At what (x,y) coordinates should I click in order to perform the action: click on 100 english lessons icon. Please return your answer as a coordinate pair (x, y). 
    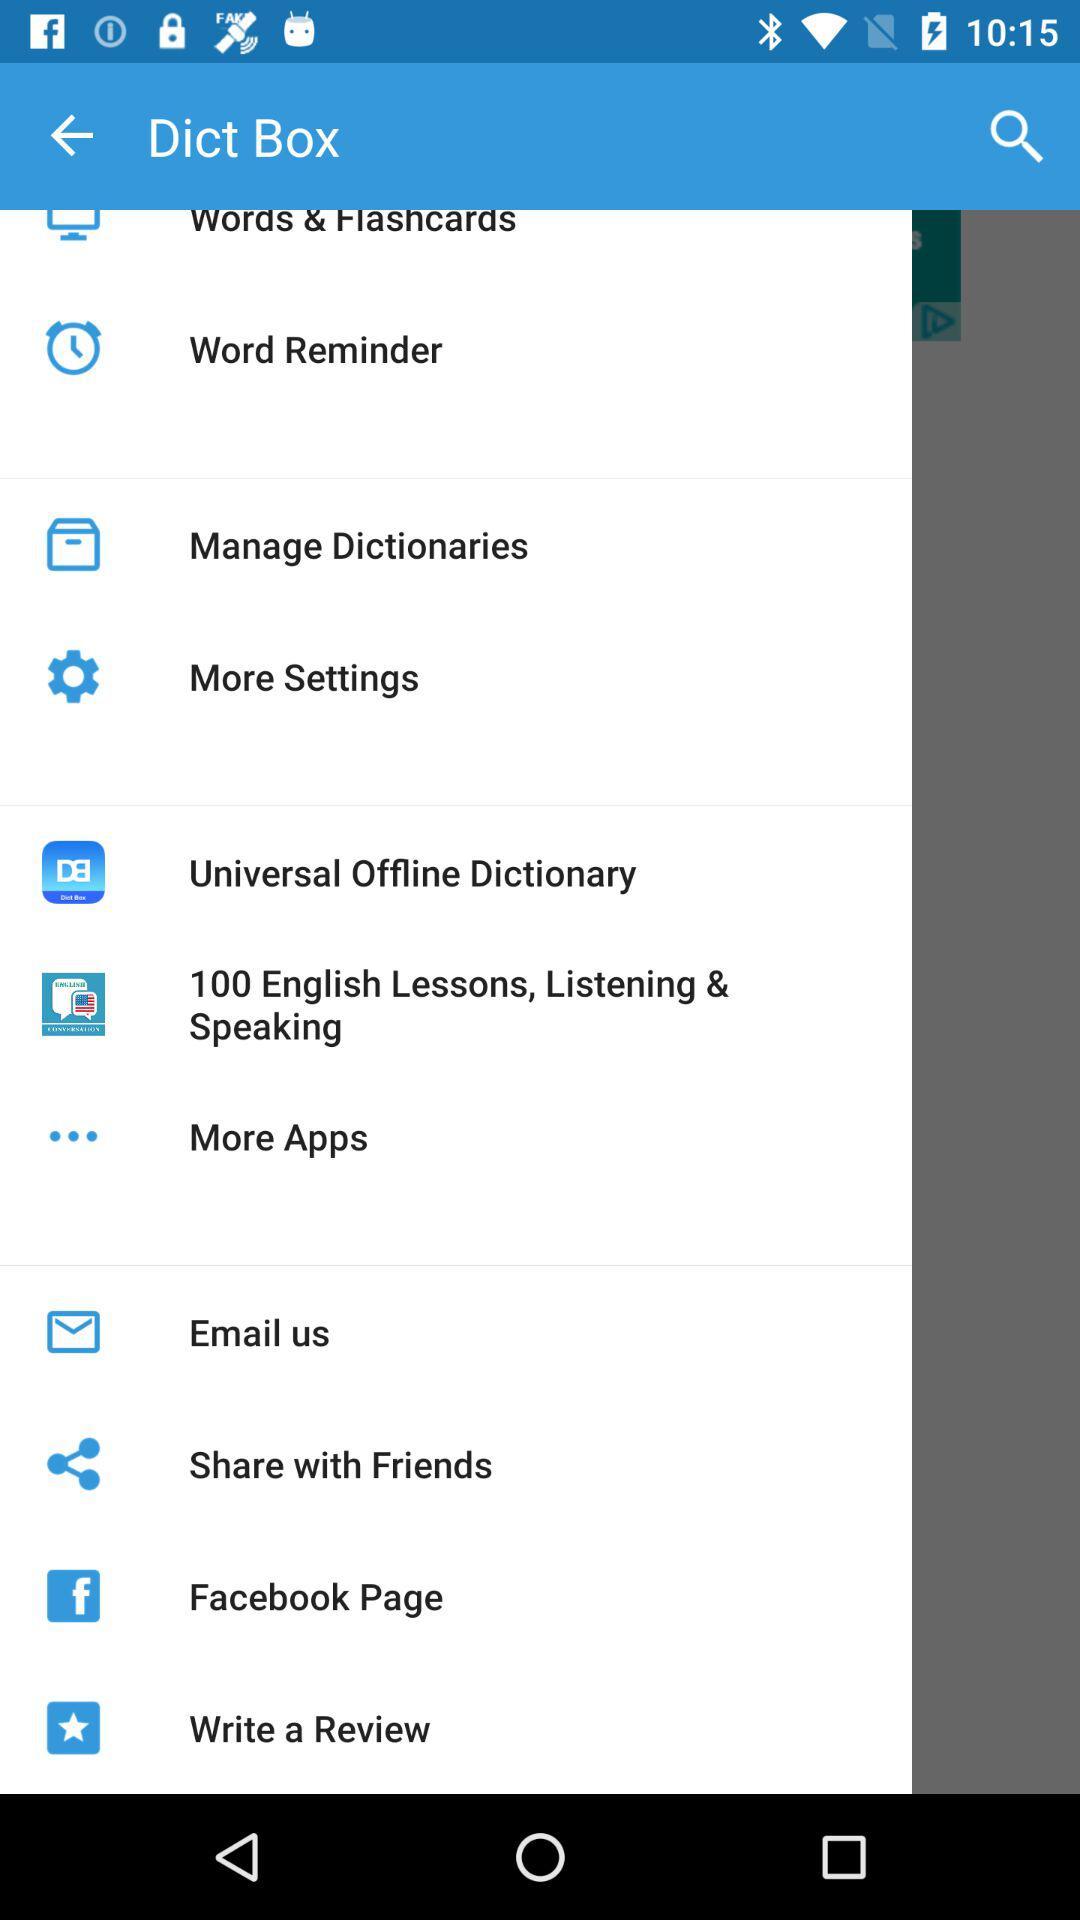
    Looking at the image, I should click on (528, 1004).